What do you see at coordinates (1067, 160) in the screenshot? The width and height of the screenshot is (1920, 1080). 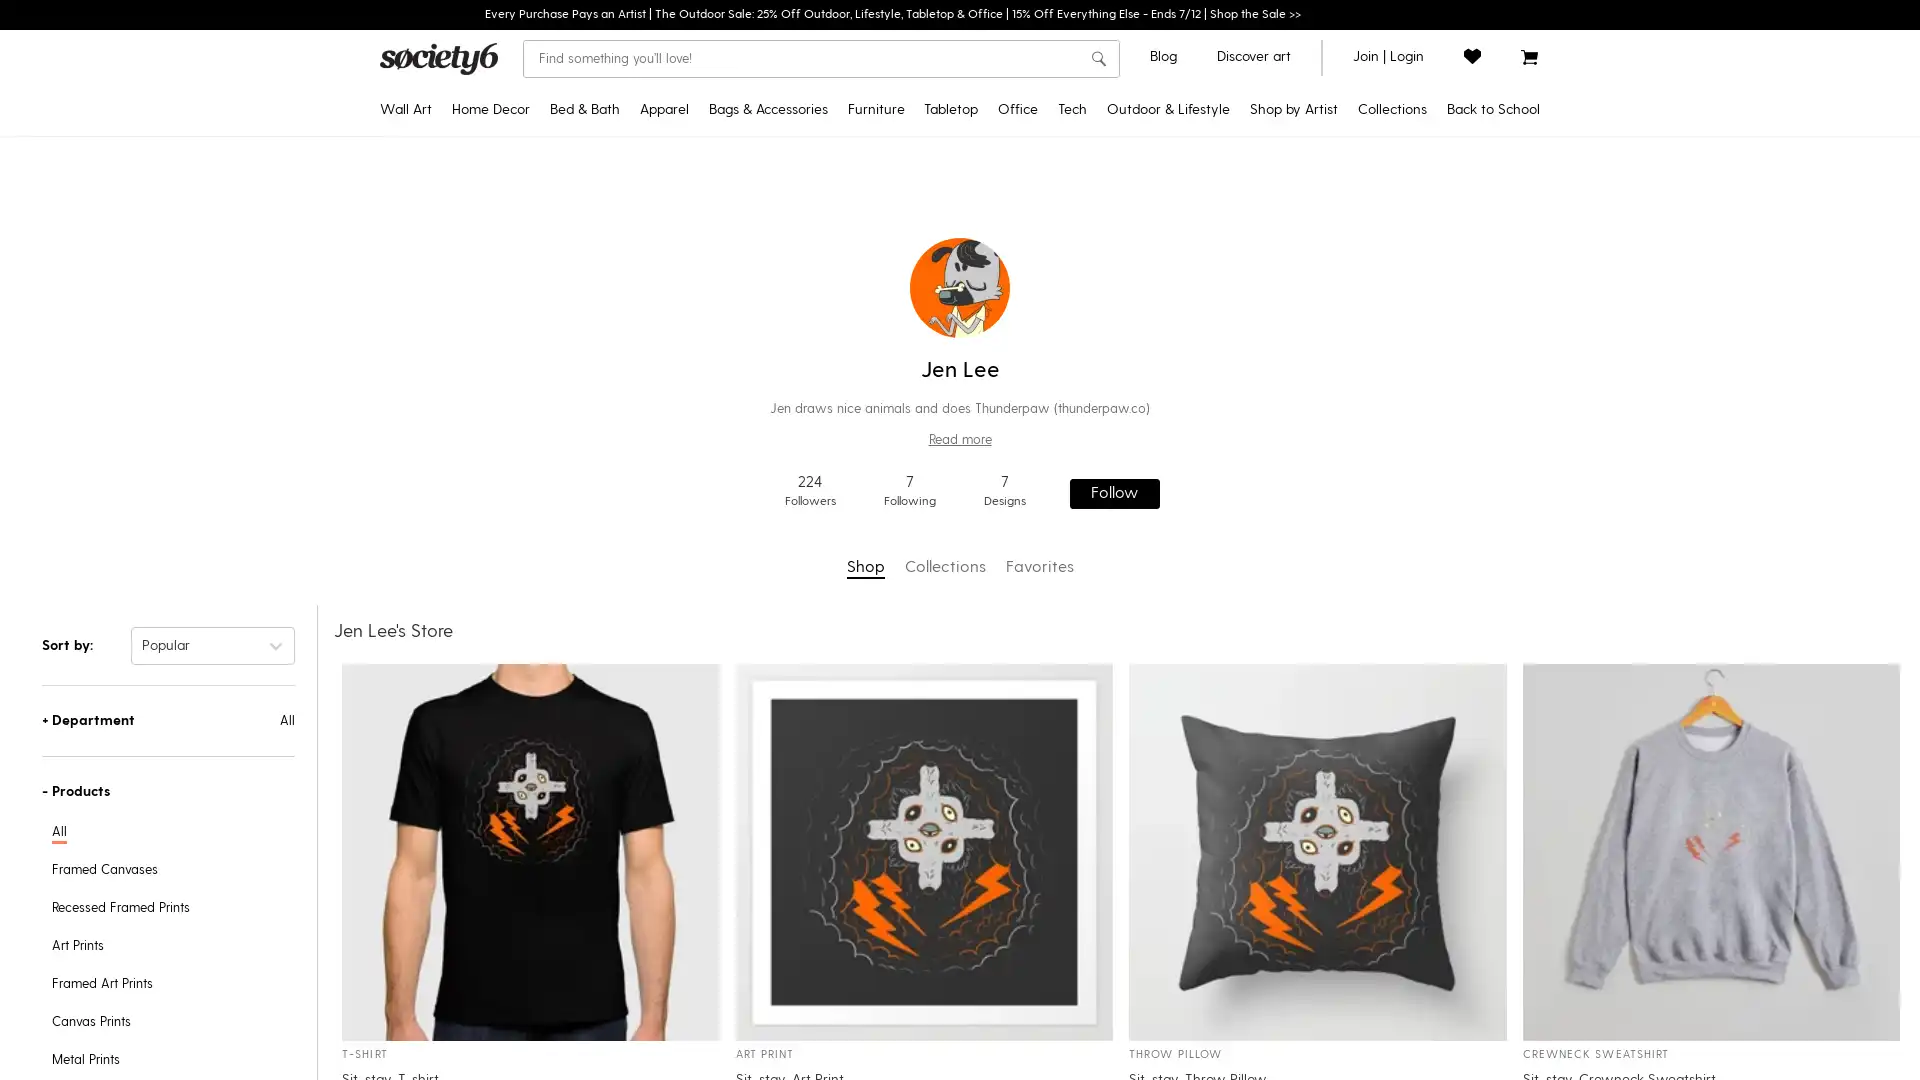 I see `Desk MatsNEW` at bounding box center [1067, 160].